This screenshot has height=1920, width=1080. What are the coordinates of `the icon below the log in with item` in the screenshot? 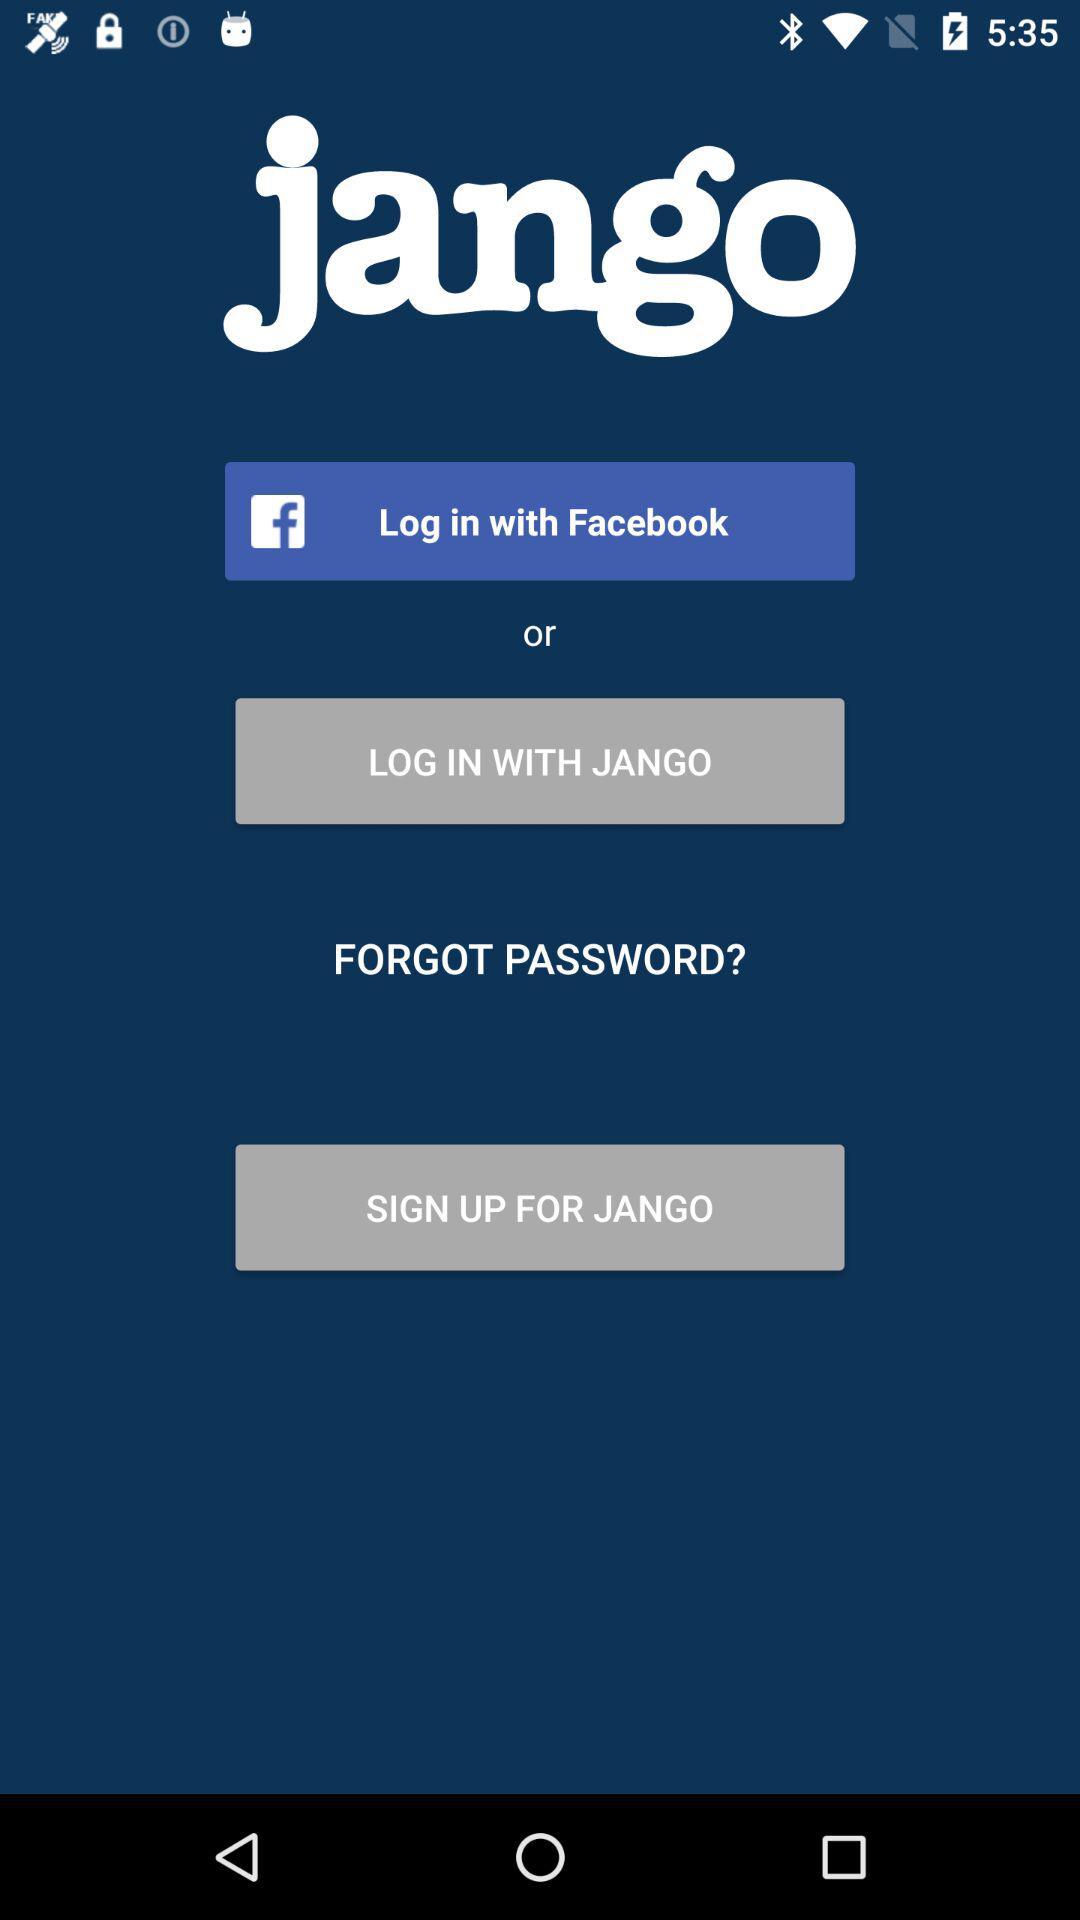 It's located at (538, 957).